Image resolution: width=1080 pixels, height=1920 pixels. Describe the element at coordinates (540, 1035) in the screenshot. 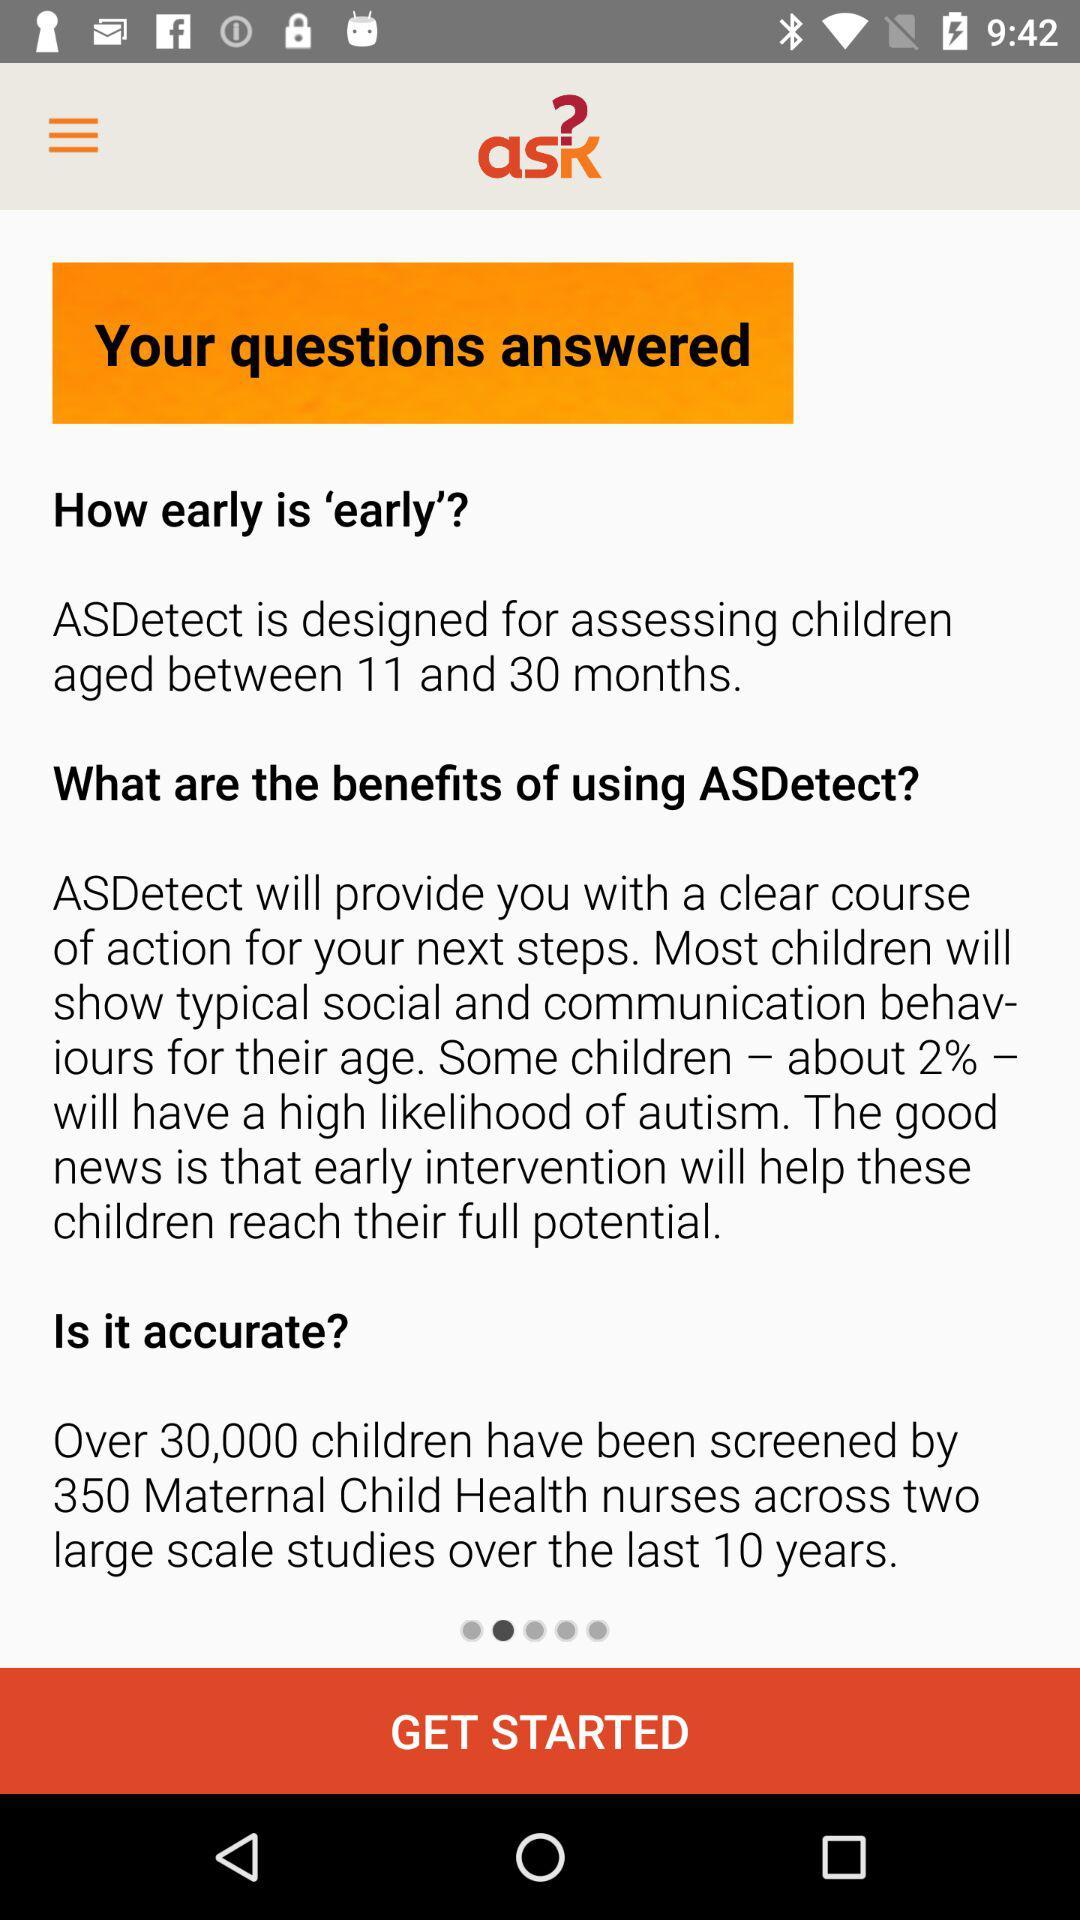

I see `the item below your questions answered icon` at that location.